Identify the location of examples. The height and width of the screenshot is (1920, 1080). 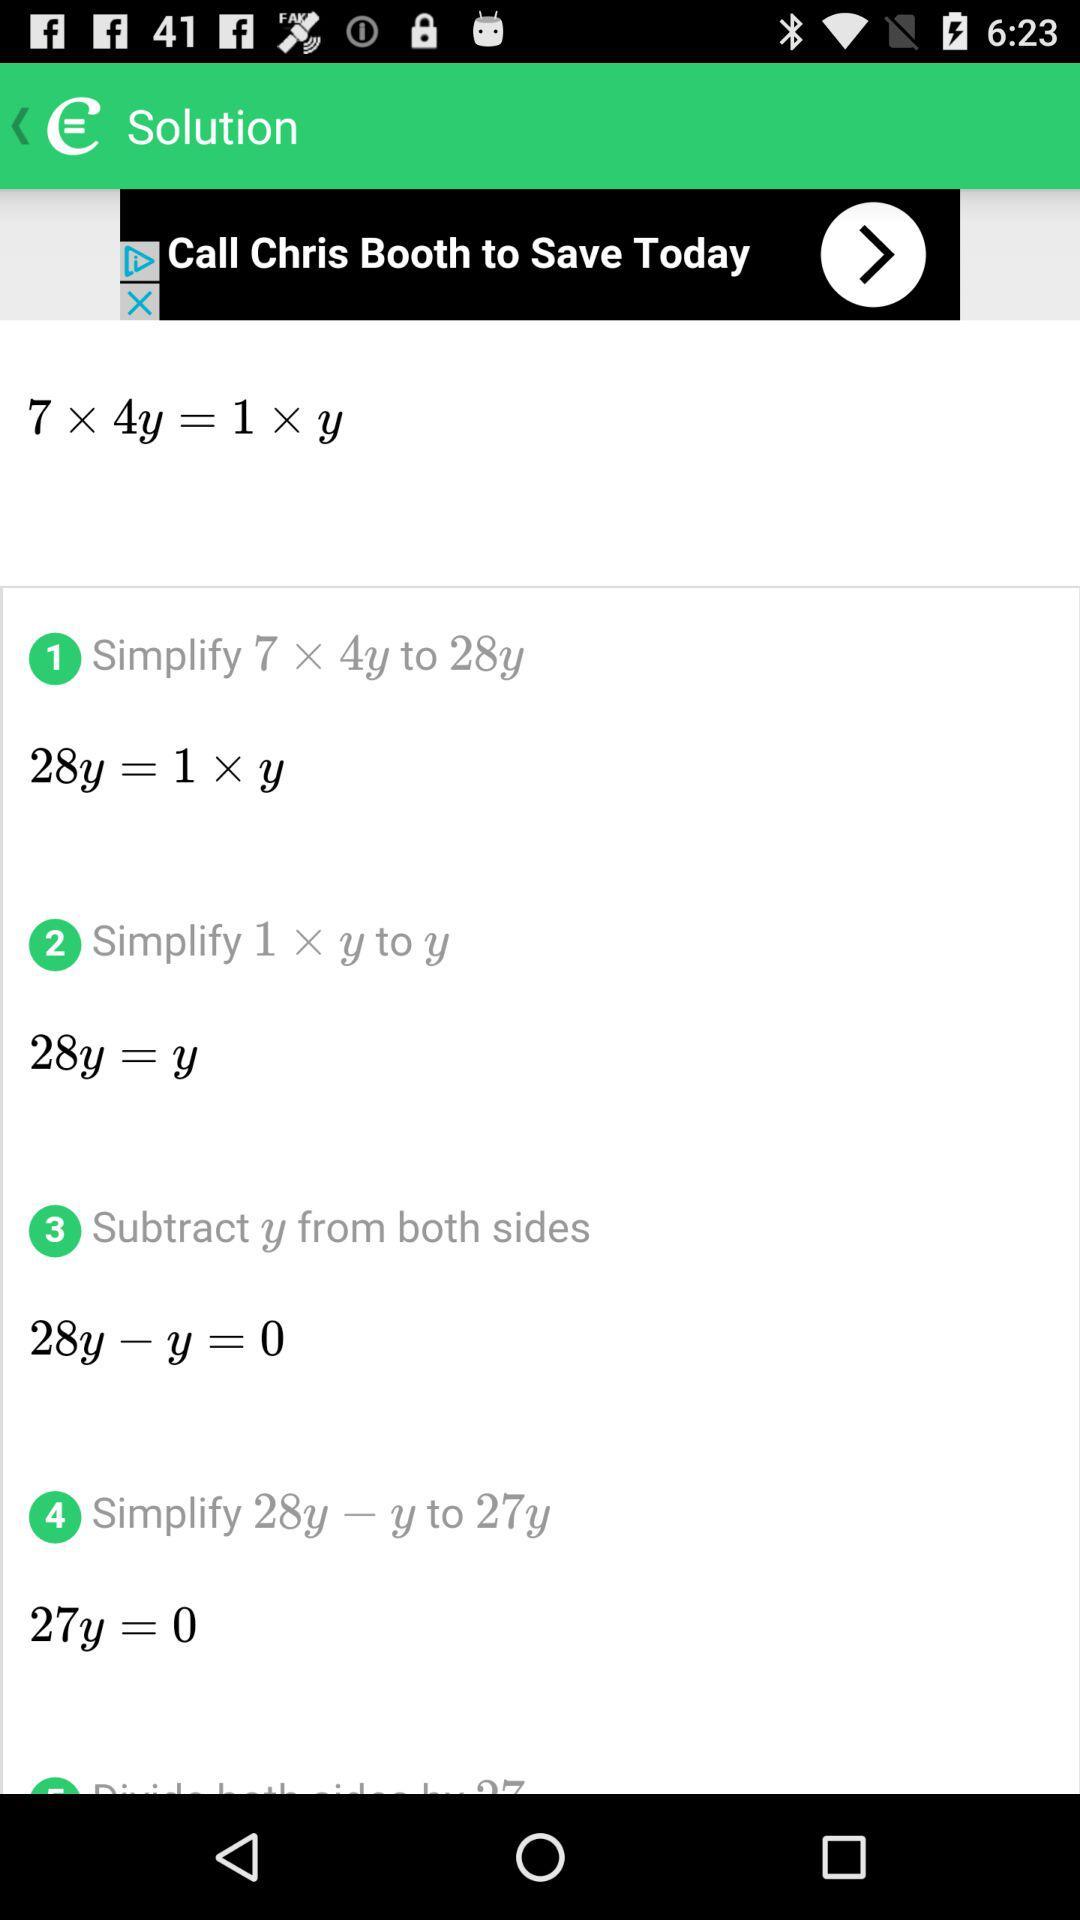
(540, 1056).